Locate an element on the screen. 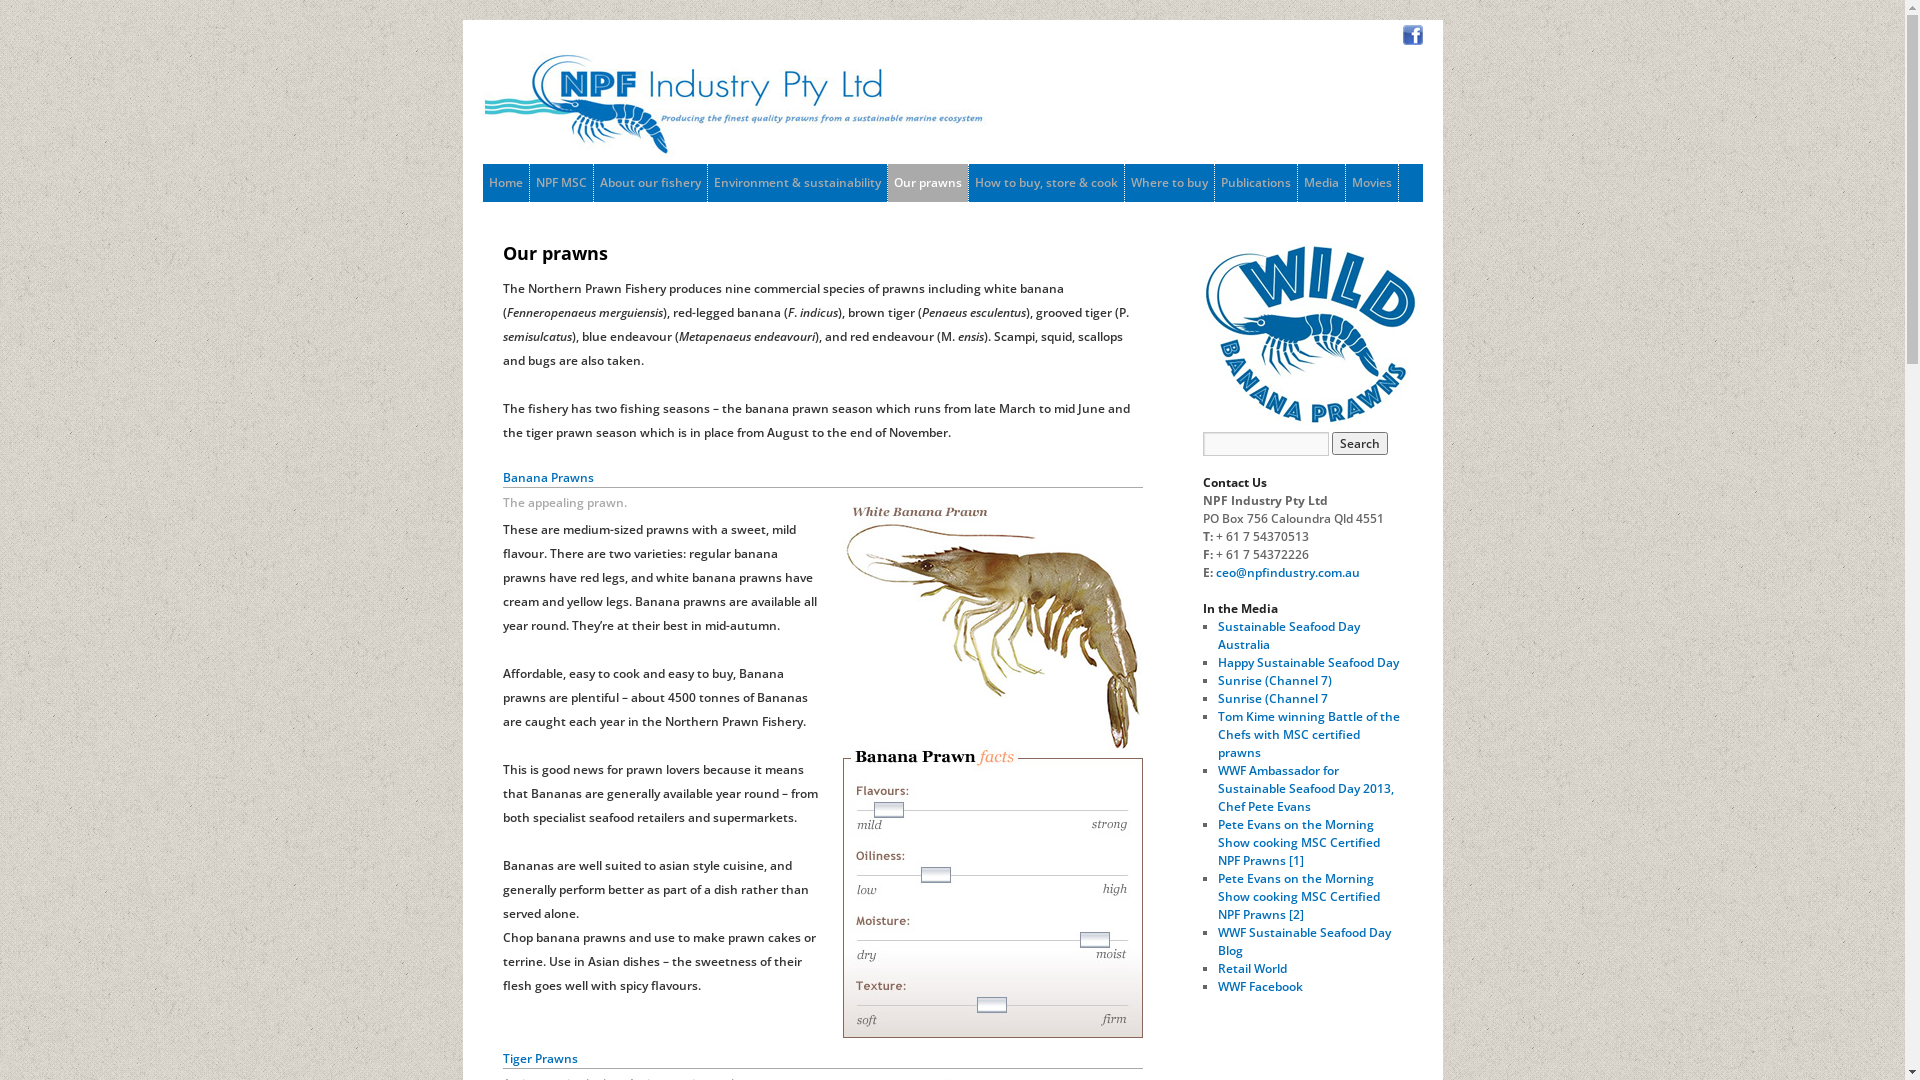 The width and height of the screenshot is (1920, 1080). 'Publications' is located at coordinates (1213, 182).